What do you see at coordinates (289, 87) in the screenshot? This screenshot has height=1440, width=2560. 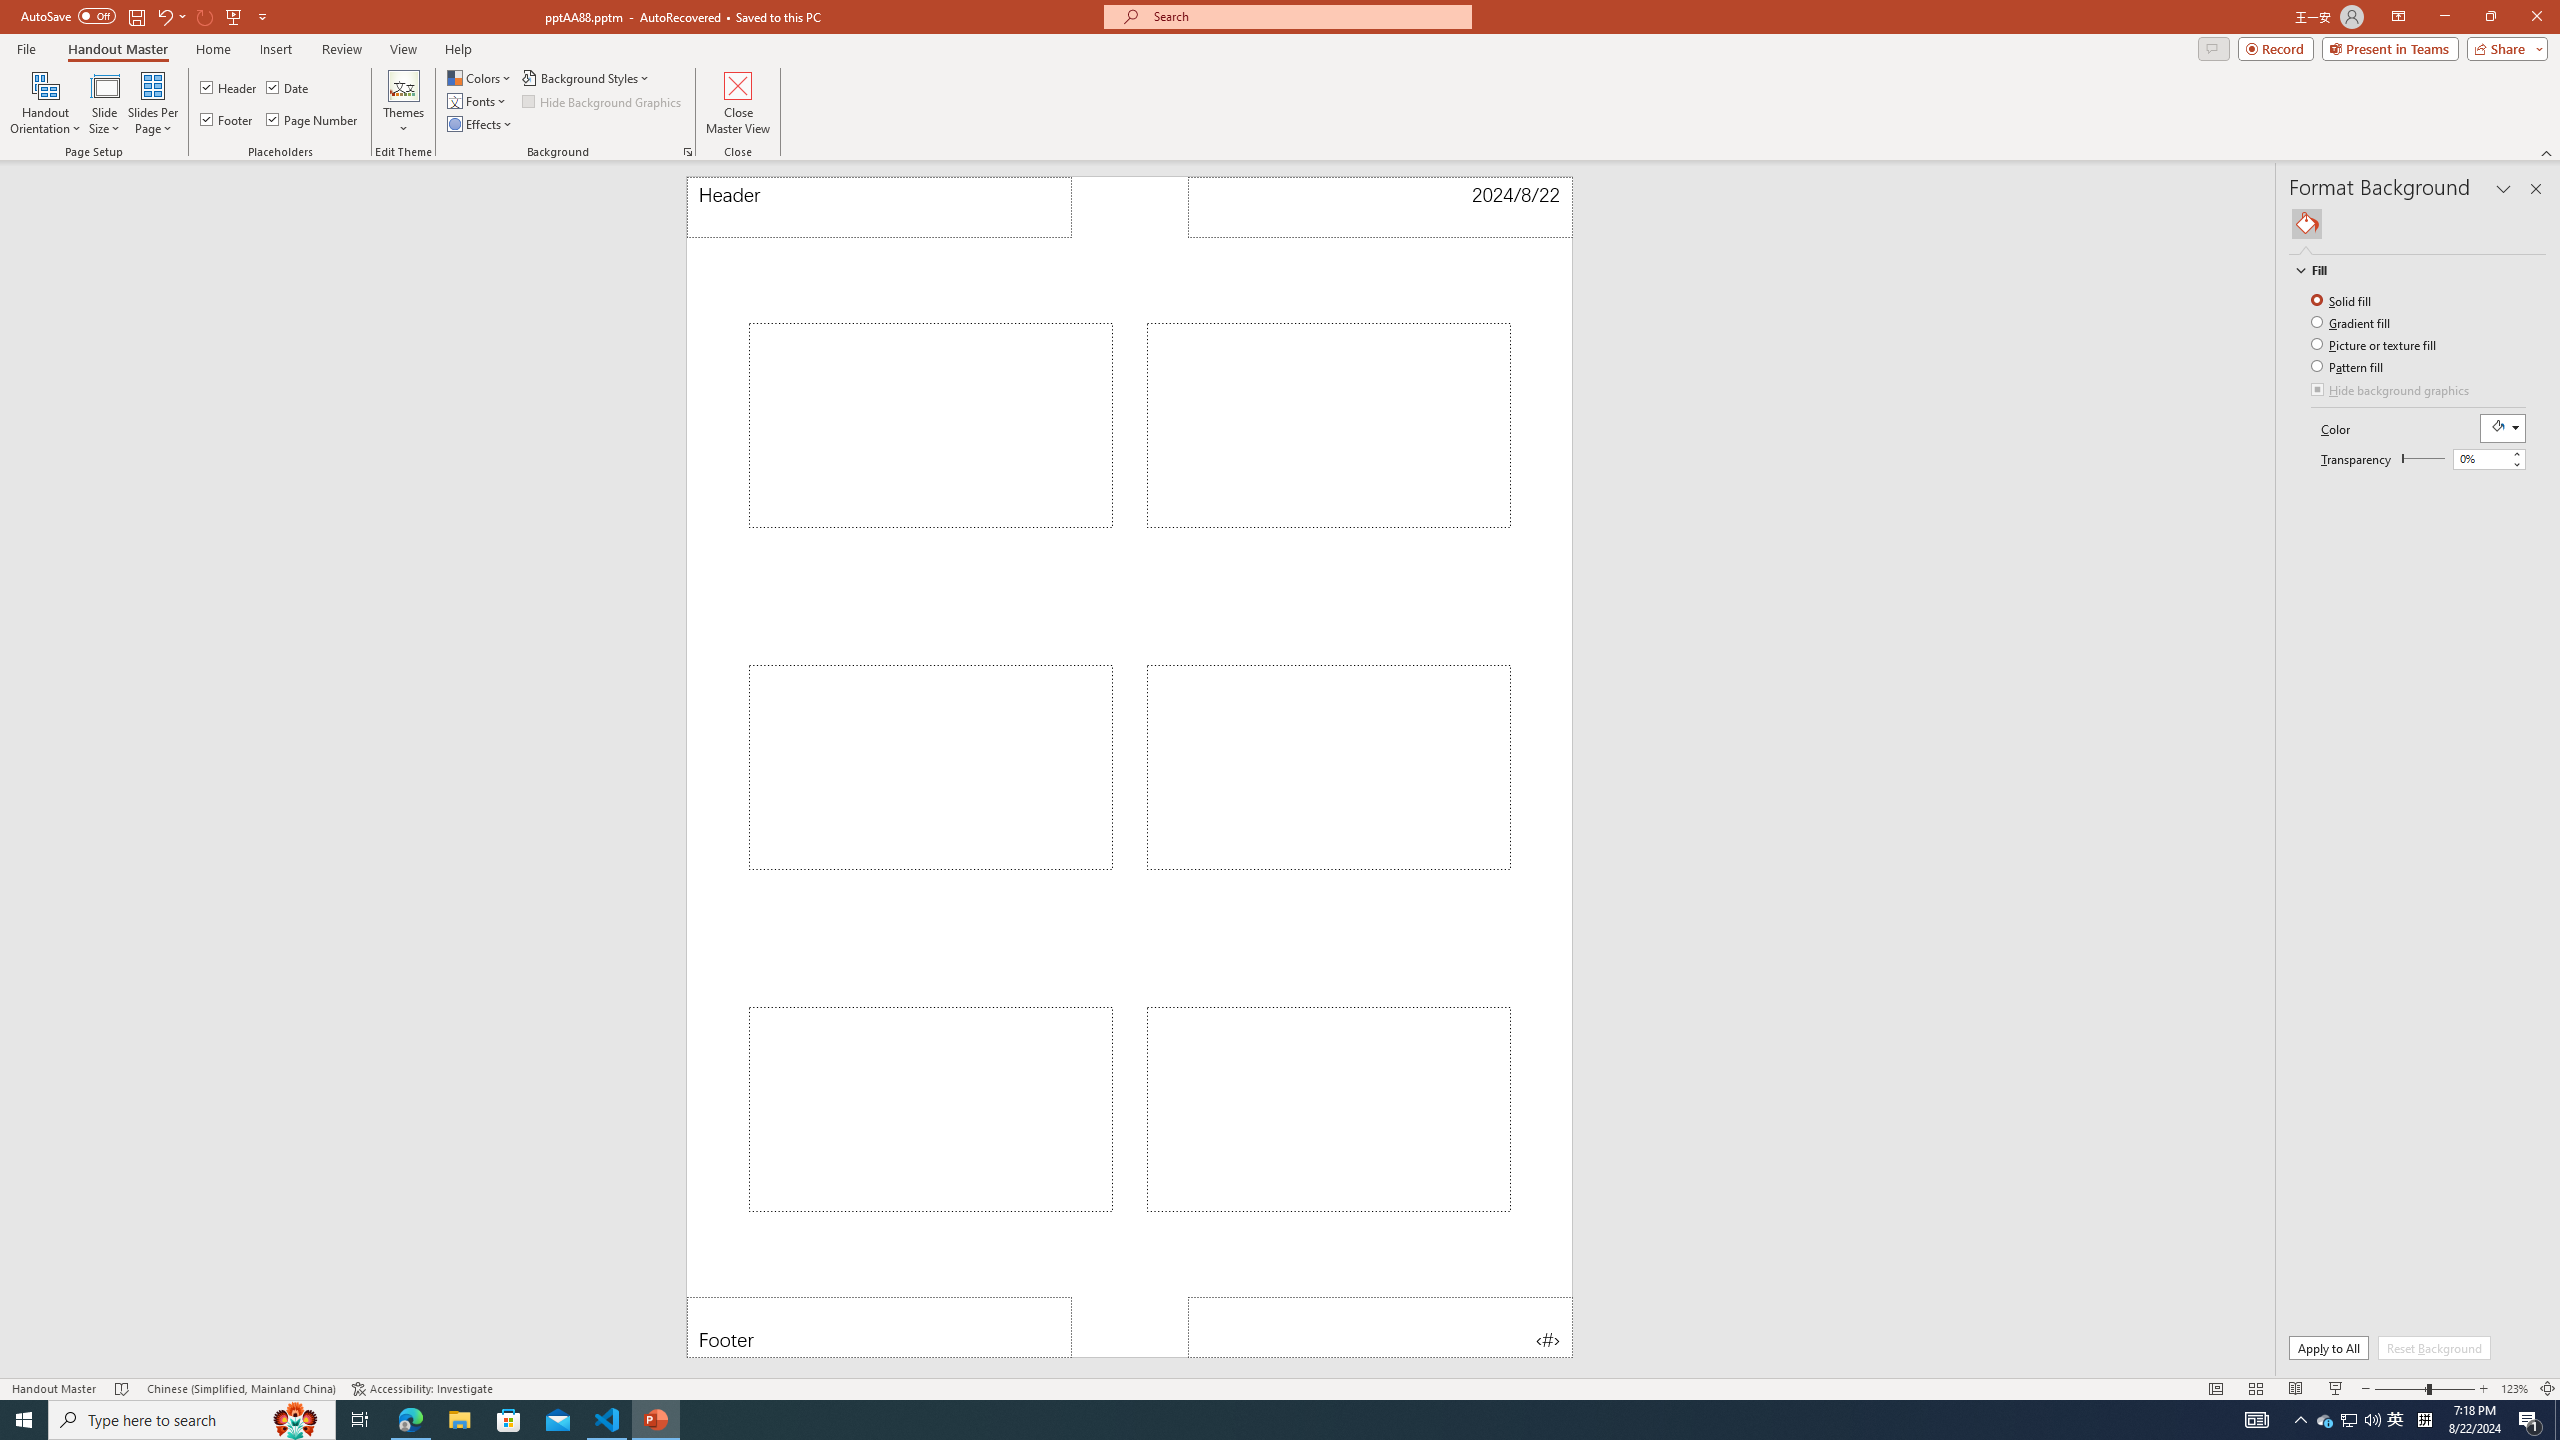 I see `'Date'` at bounding box center [289, 87].